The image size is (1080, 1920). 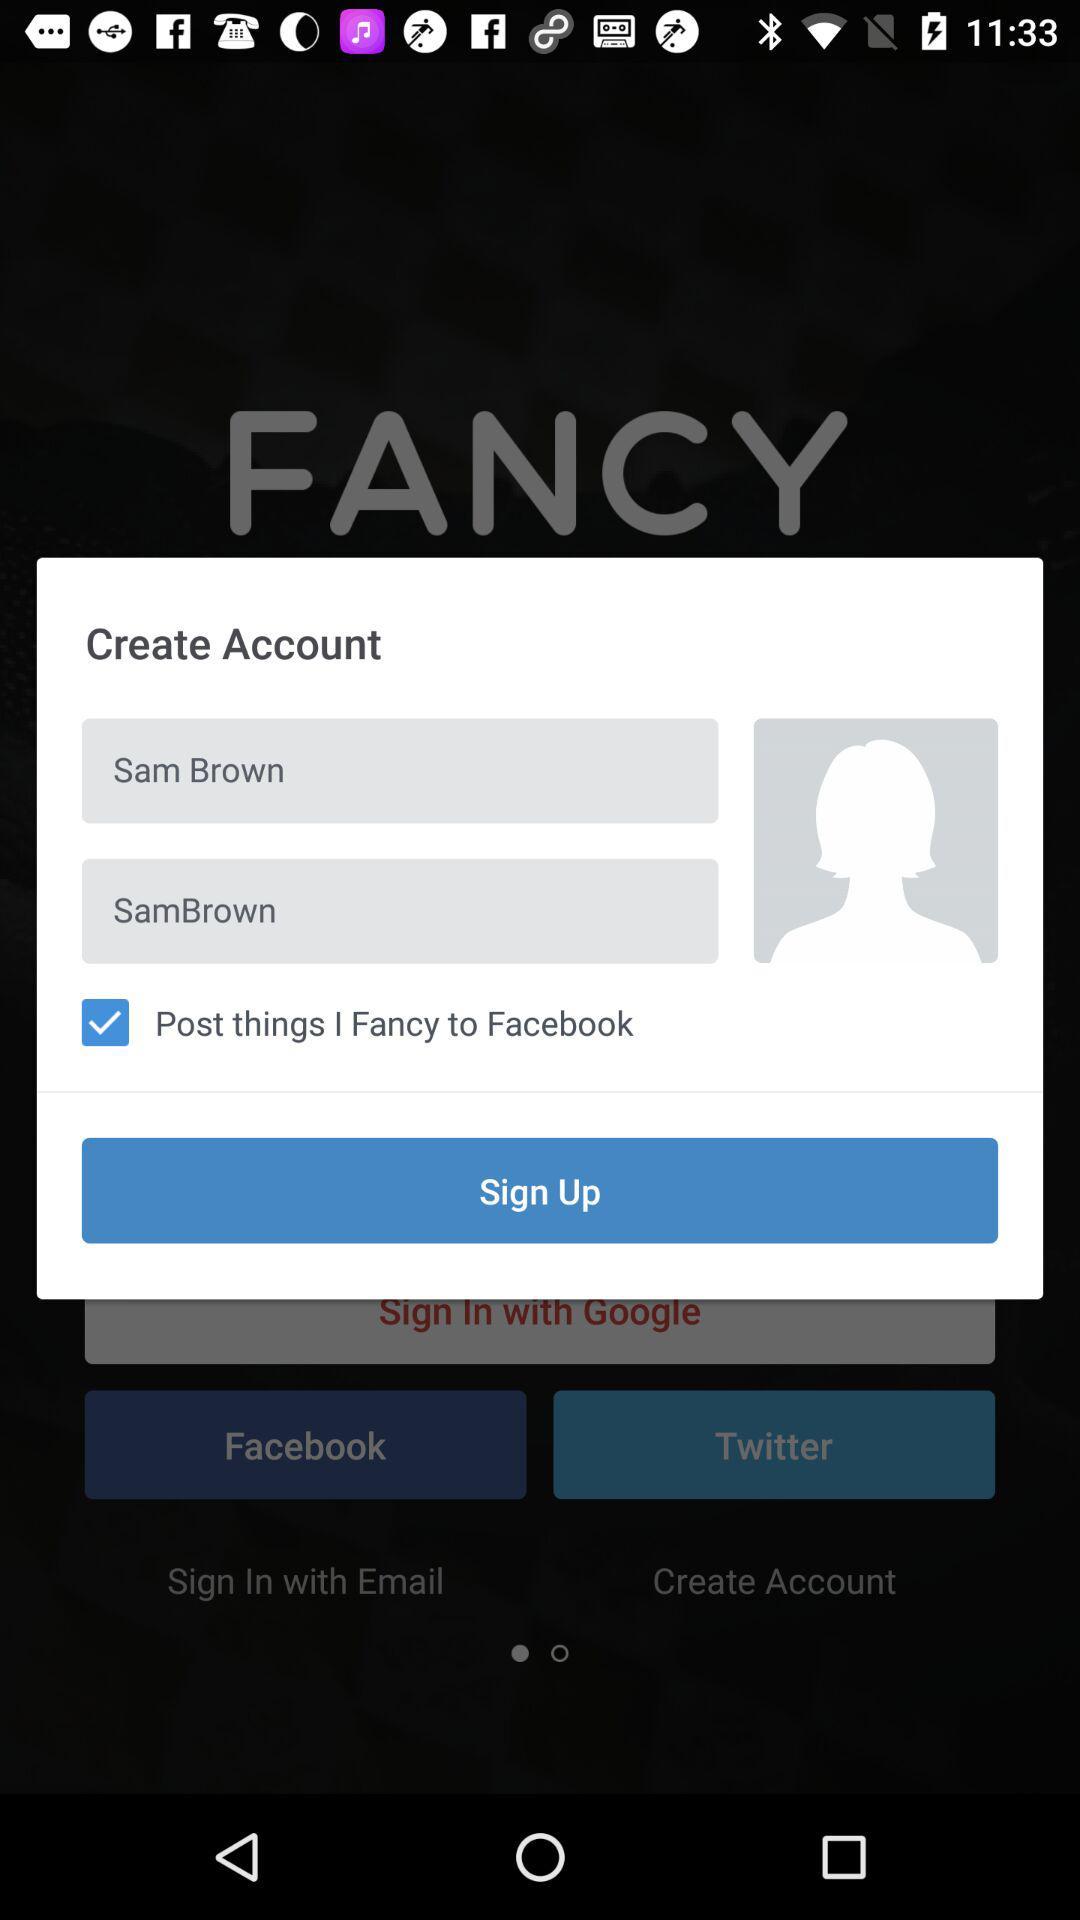 I want to click on icon below sam brown item, so click(x=400, y=910).